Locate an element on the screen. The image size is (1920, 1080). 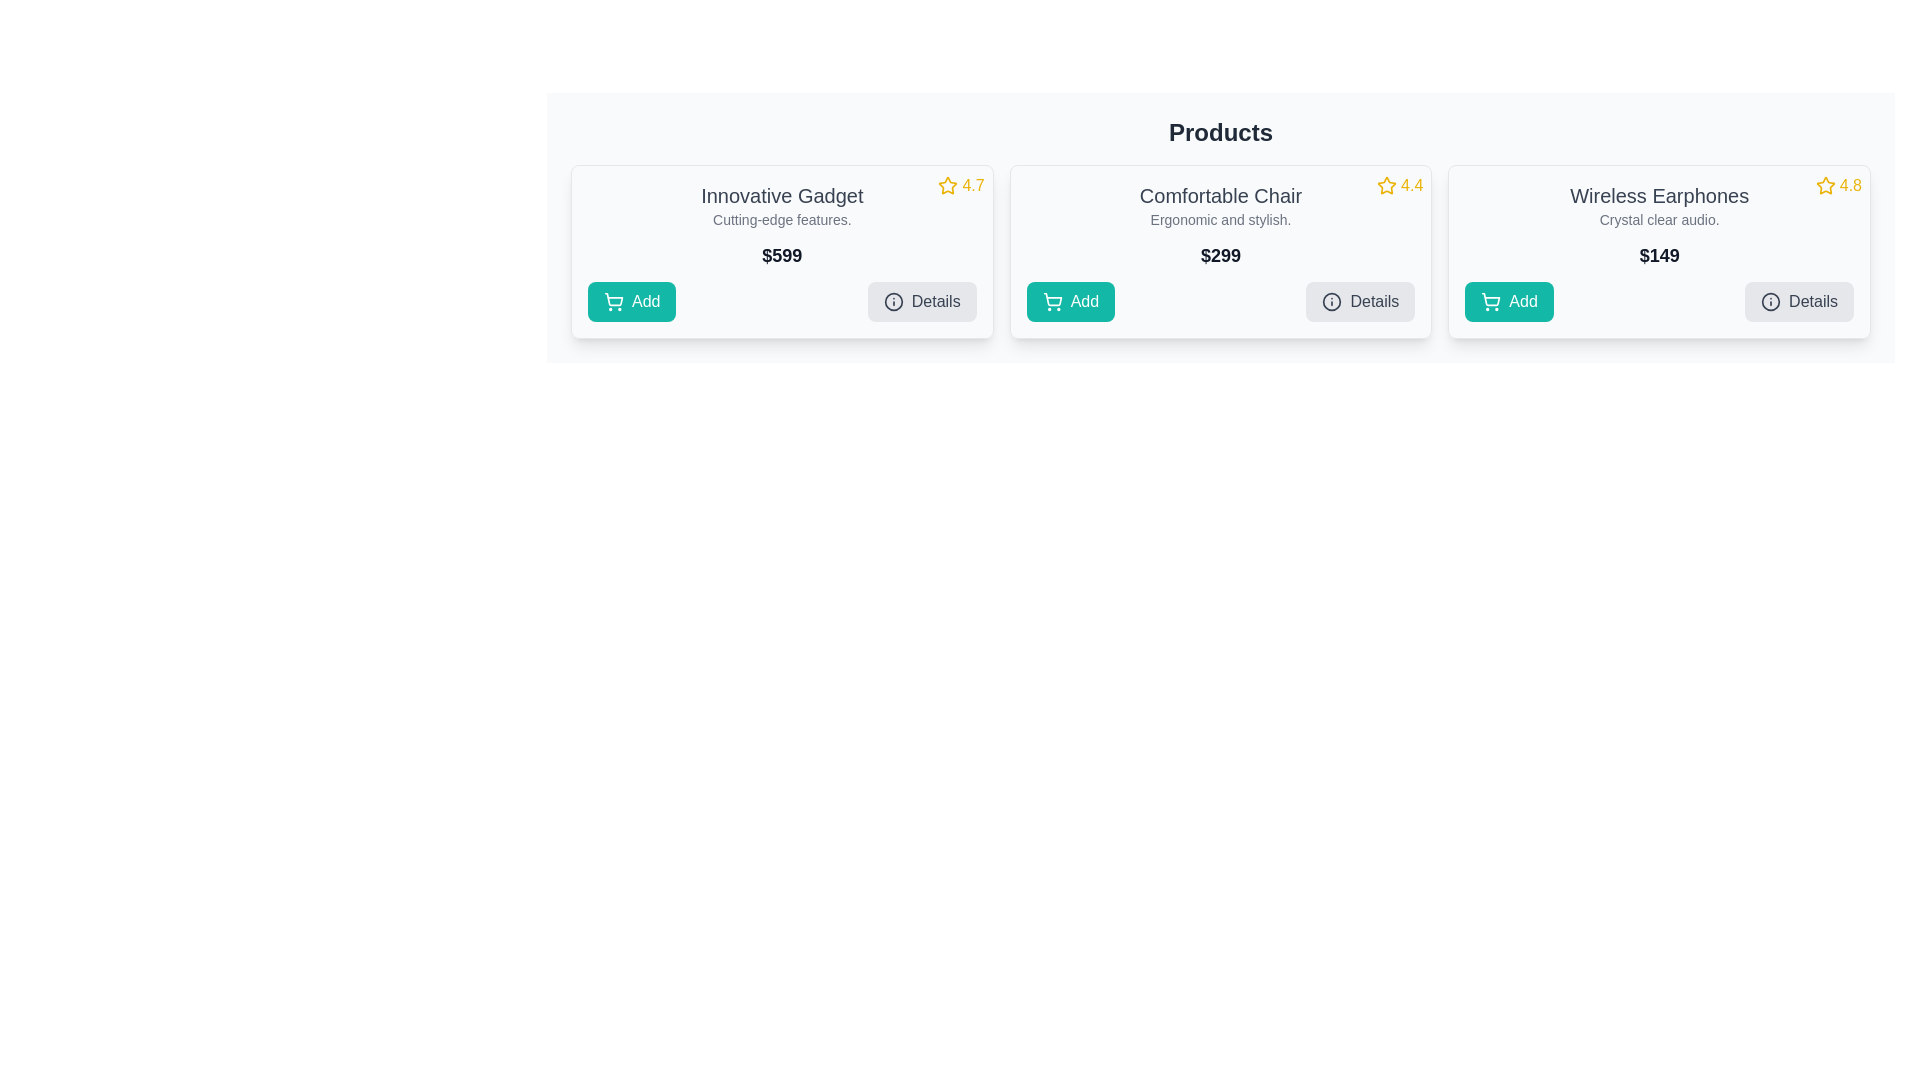
rating display element for the product 'Wireless Earphones', which shows a yellow star icon and a numeric rating of '4.8' is located at coordinates (1838, 185).